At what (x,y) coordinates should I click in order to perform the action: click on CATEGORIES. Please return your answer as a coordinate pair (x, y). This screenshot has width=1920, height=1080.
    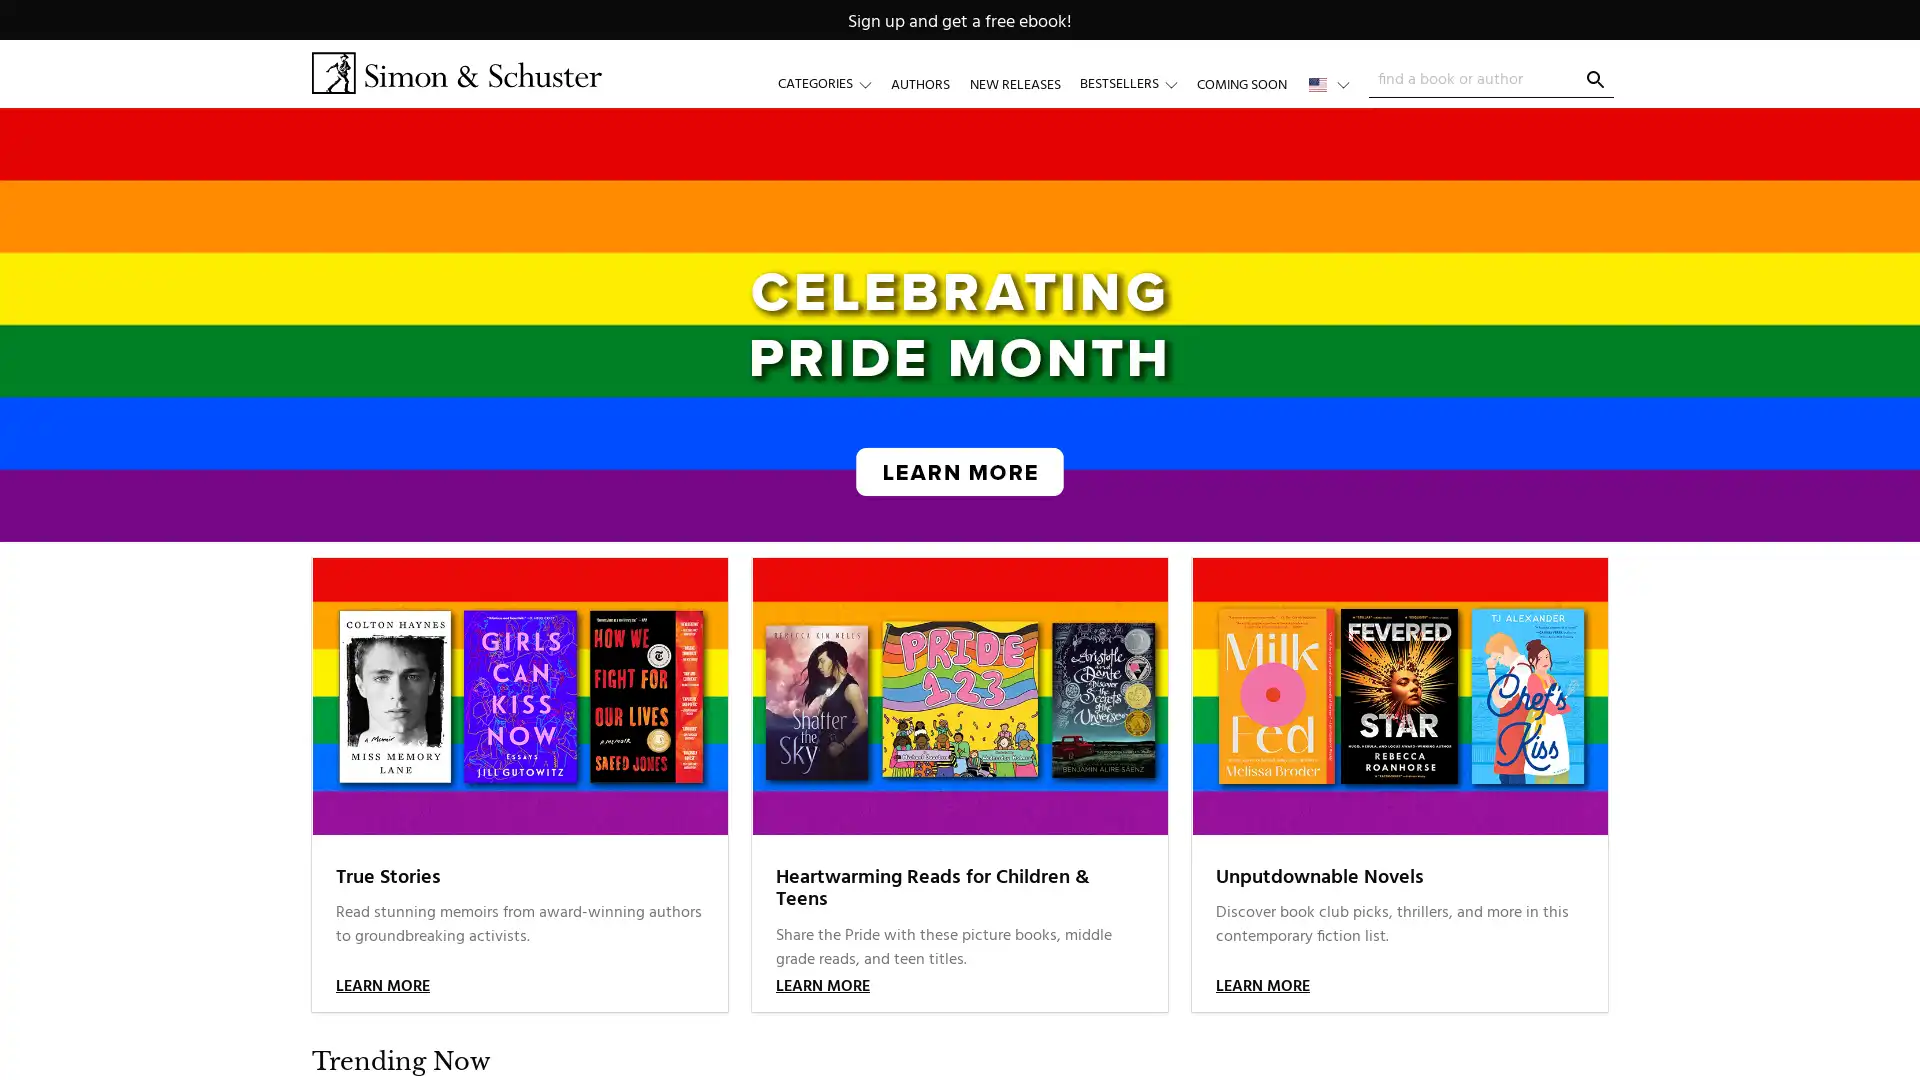
    Looking at the image, I should click on (834, 83).